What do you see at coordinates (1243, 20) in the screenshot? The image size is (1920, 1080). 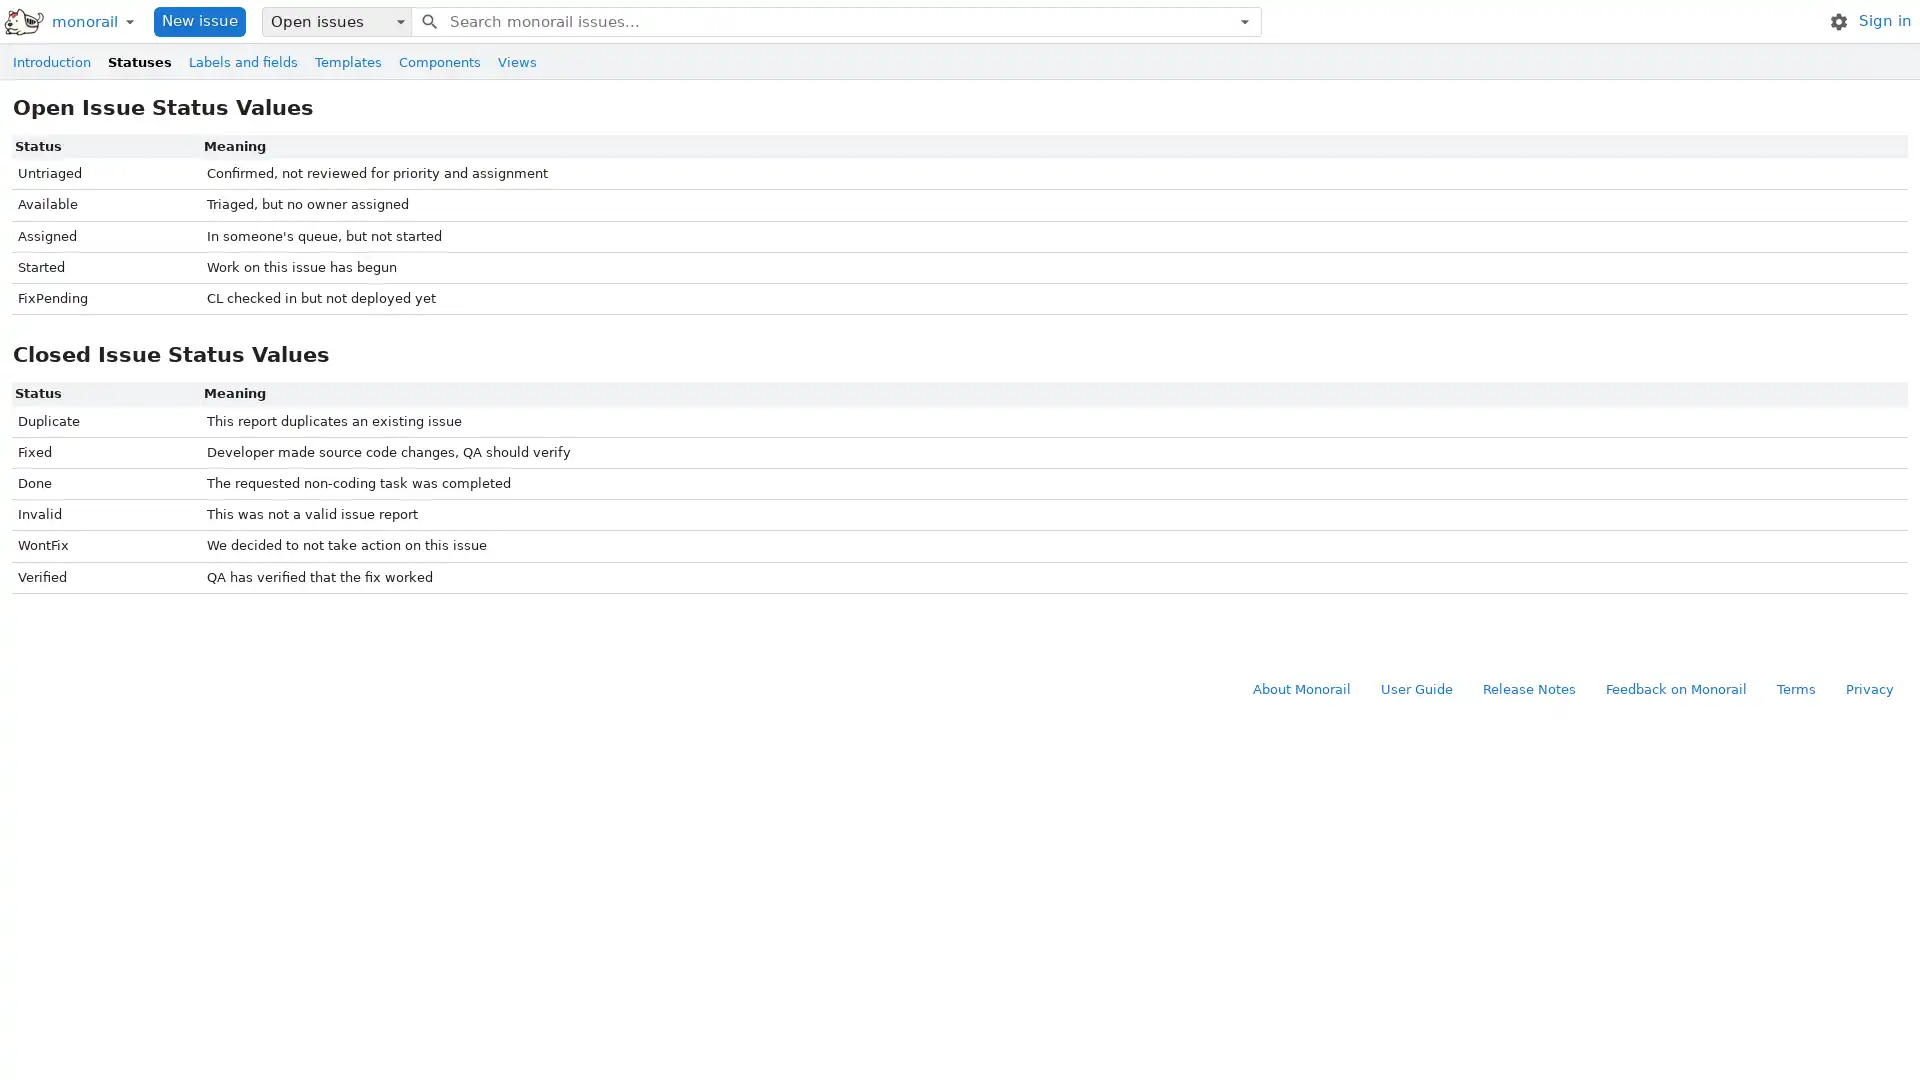 I see `Search options` at bounding box center [1243, 20].